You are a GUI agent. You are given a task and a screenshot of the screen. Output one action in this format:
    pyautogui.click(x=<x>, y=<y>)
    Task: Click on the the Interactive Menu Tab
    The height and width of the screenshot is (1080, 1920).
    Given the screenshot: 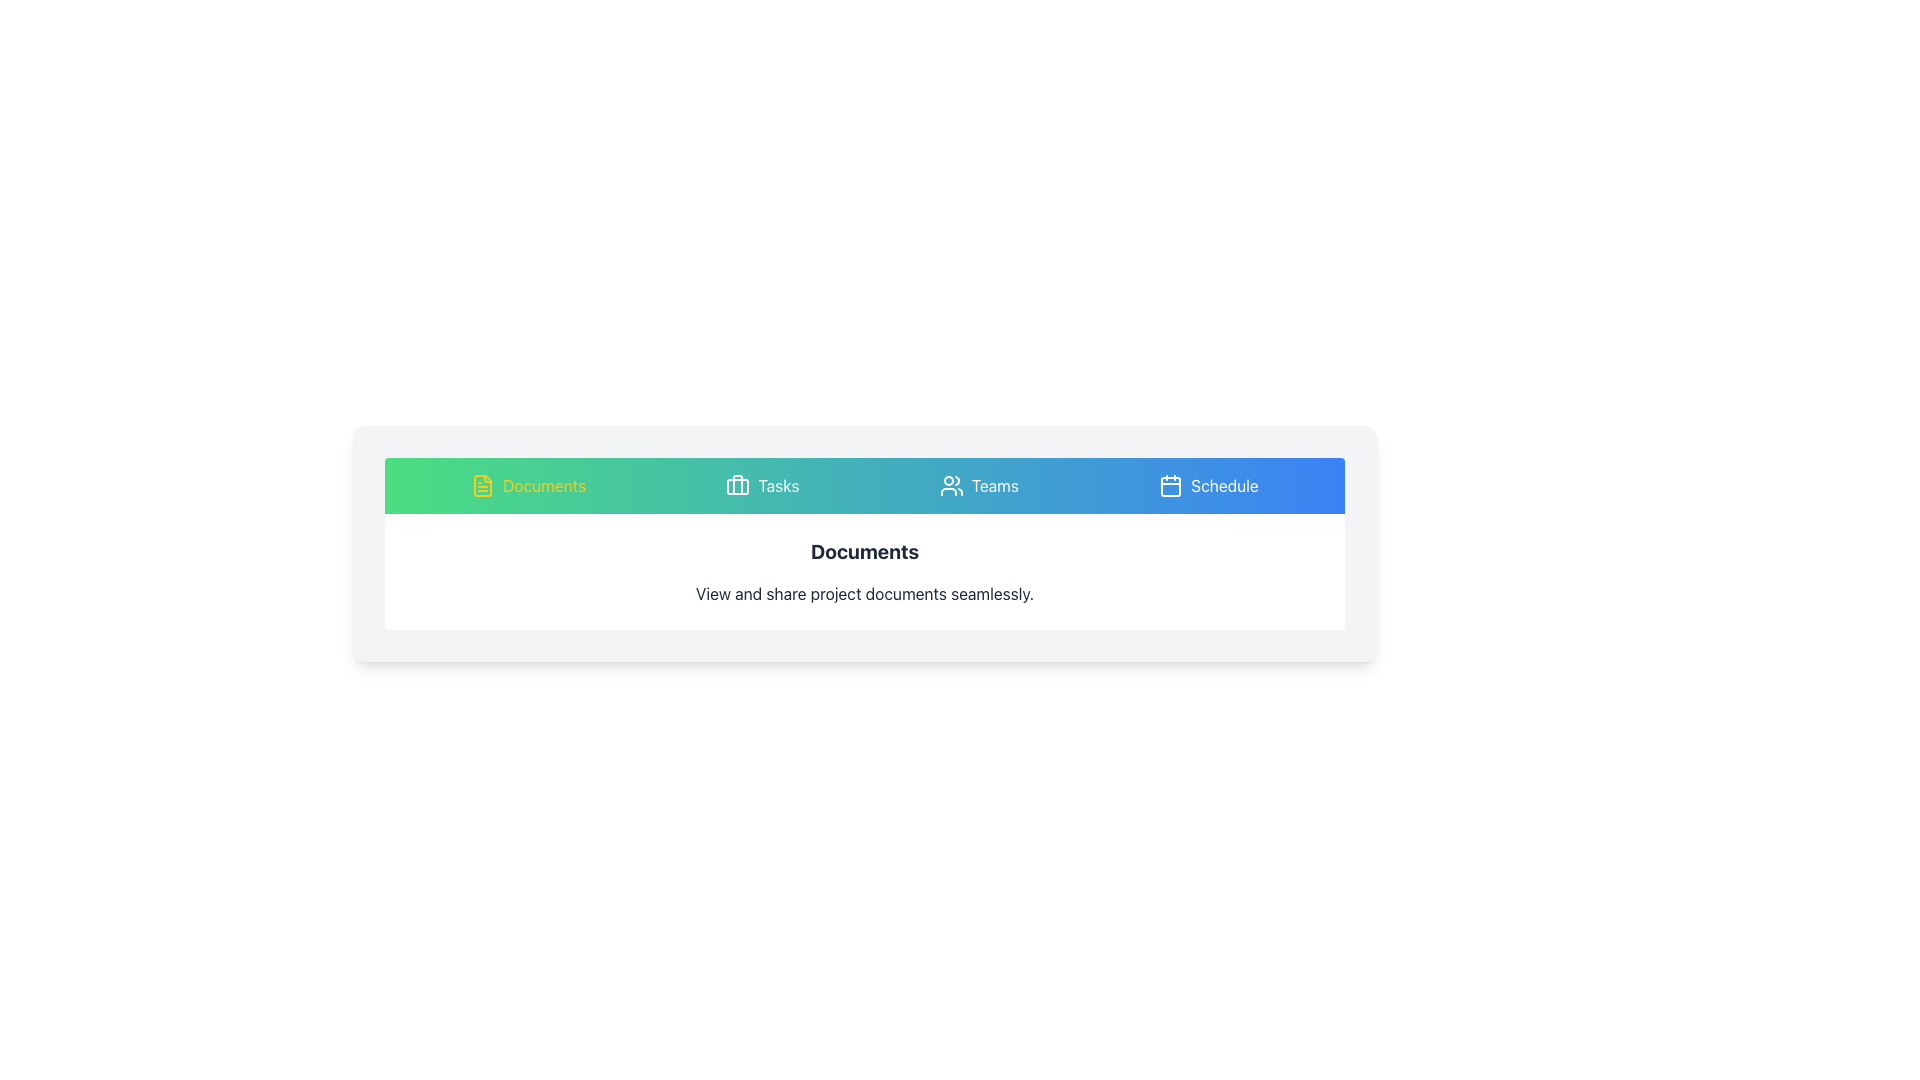 What is the action you would take?
    pyautogui.click(x=528, y=486)
    